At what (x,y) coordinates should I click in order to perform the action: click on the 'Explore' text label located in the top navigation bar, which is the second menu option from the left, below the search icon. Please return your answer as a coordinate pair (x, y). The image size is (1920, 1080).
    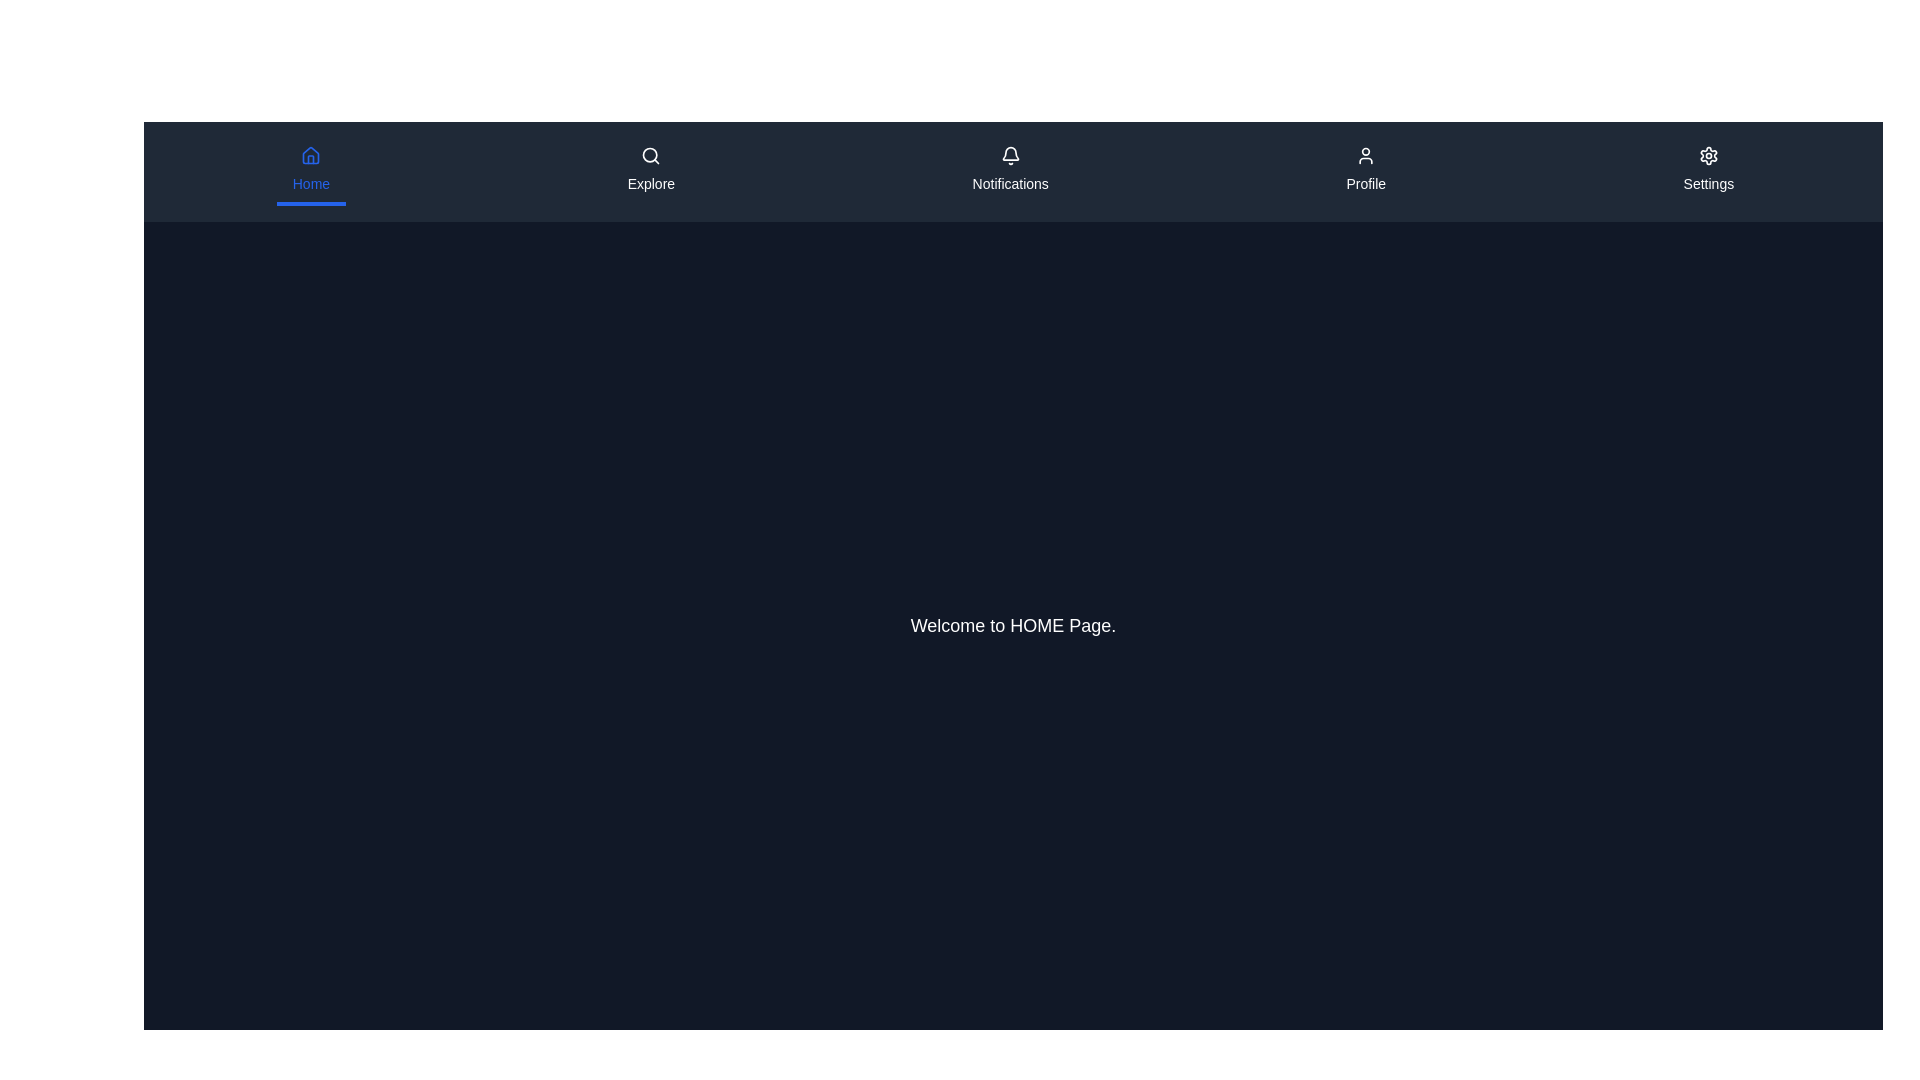
    Looking at the image, I should click on (651, 184).